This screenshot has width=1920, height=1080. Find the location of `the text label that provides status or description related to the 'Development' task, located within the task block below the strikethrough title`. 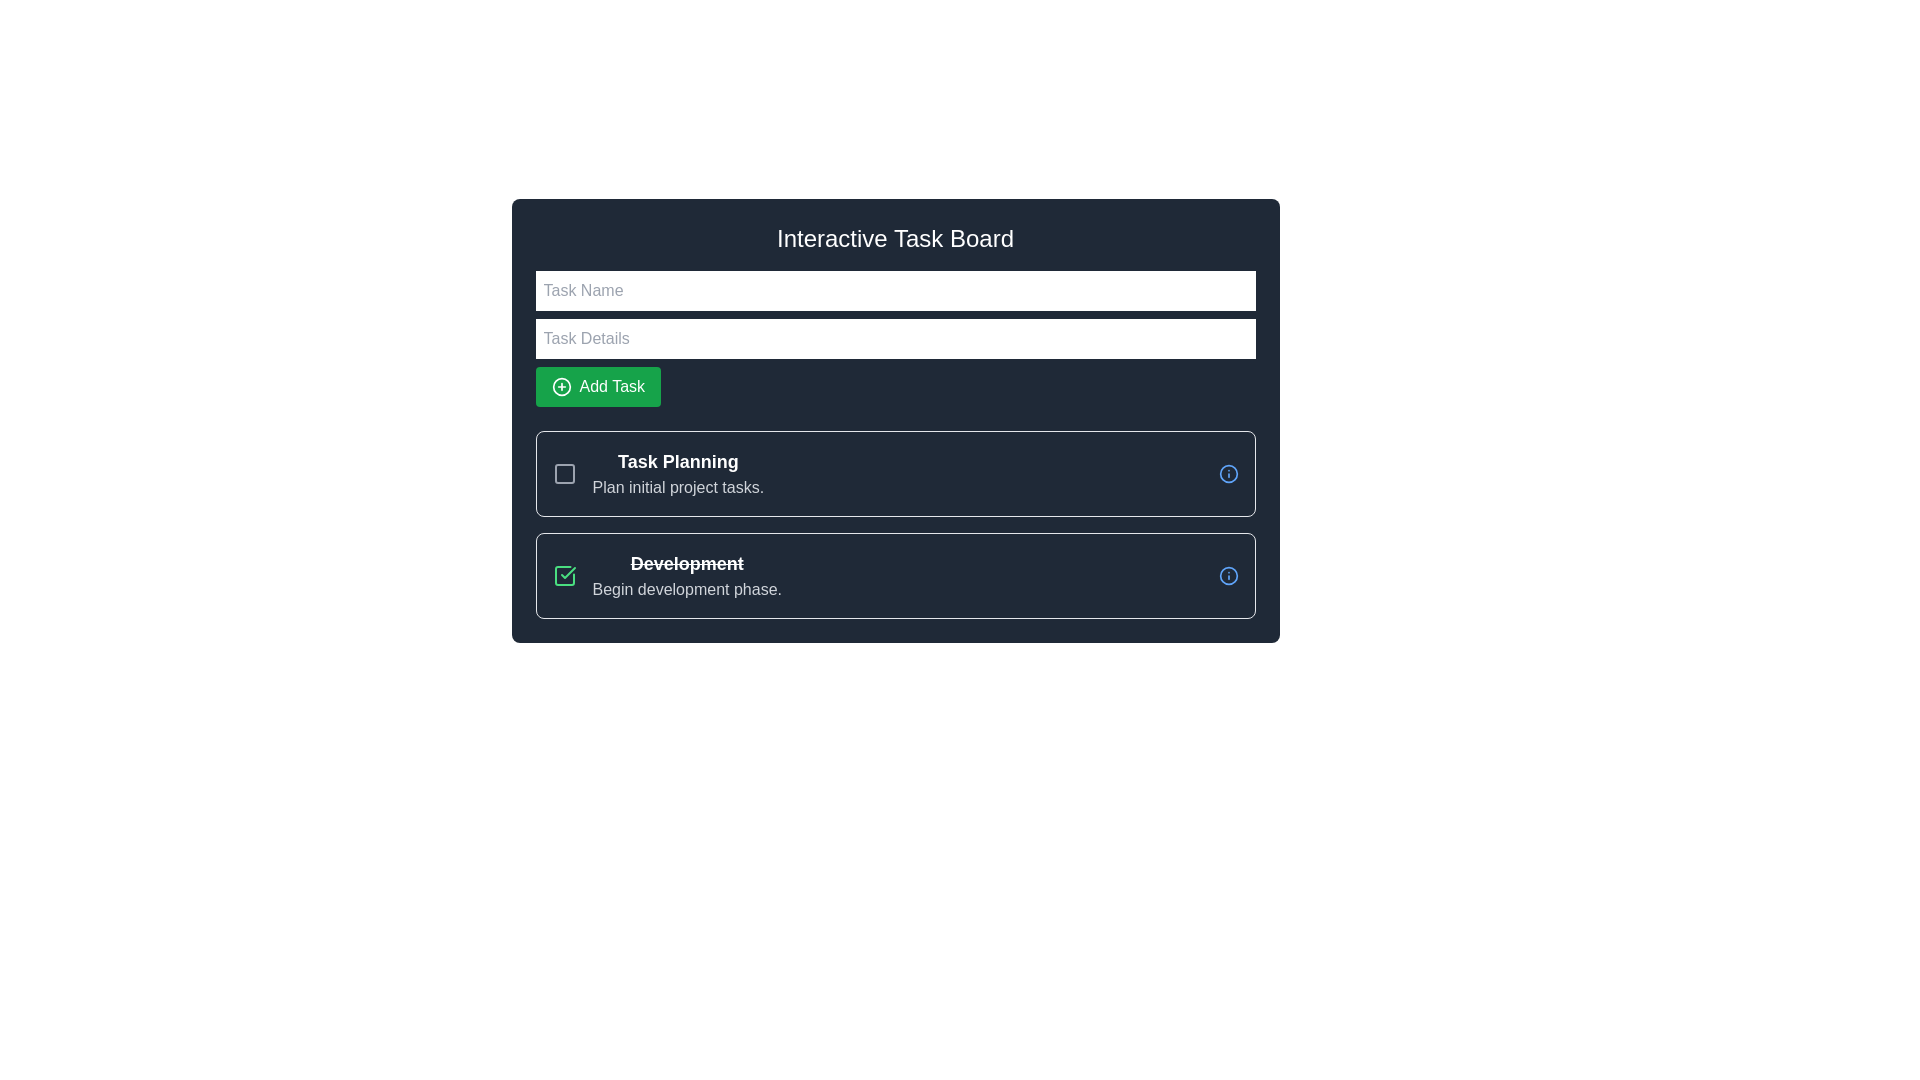

the text label that provides status or description related to the 'Development' task, located within the task block below the strikethrough title is located at coordinates (687, 589).